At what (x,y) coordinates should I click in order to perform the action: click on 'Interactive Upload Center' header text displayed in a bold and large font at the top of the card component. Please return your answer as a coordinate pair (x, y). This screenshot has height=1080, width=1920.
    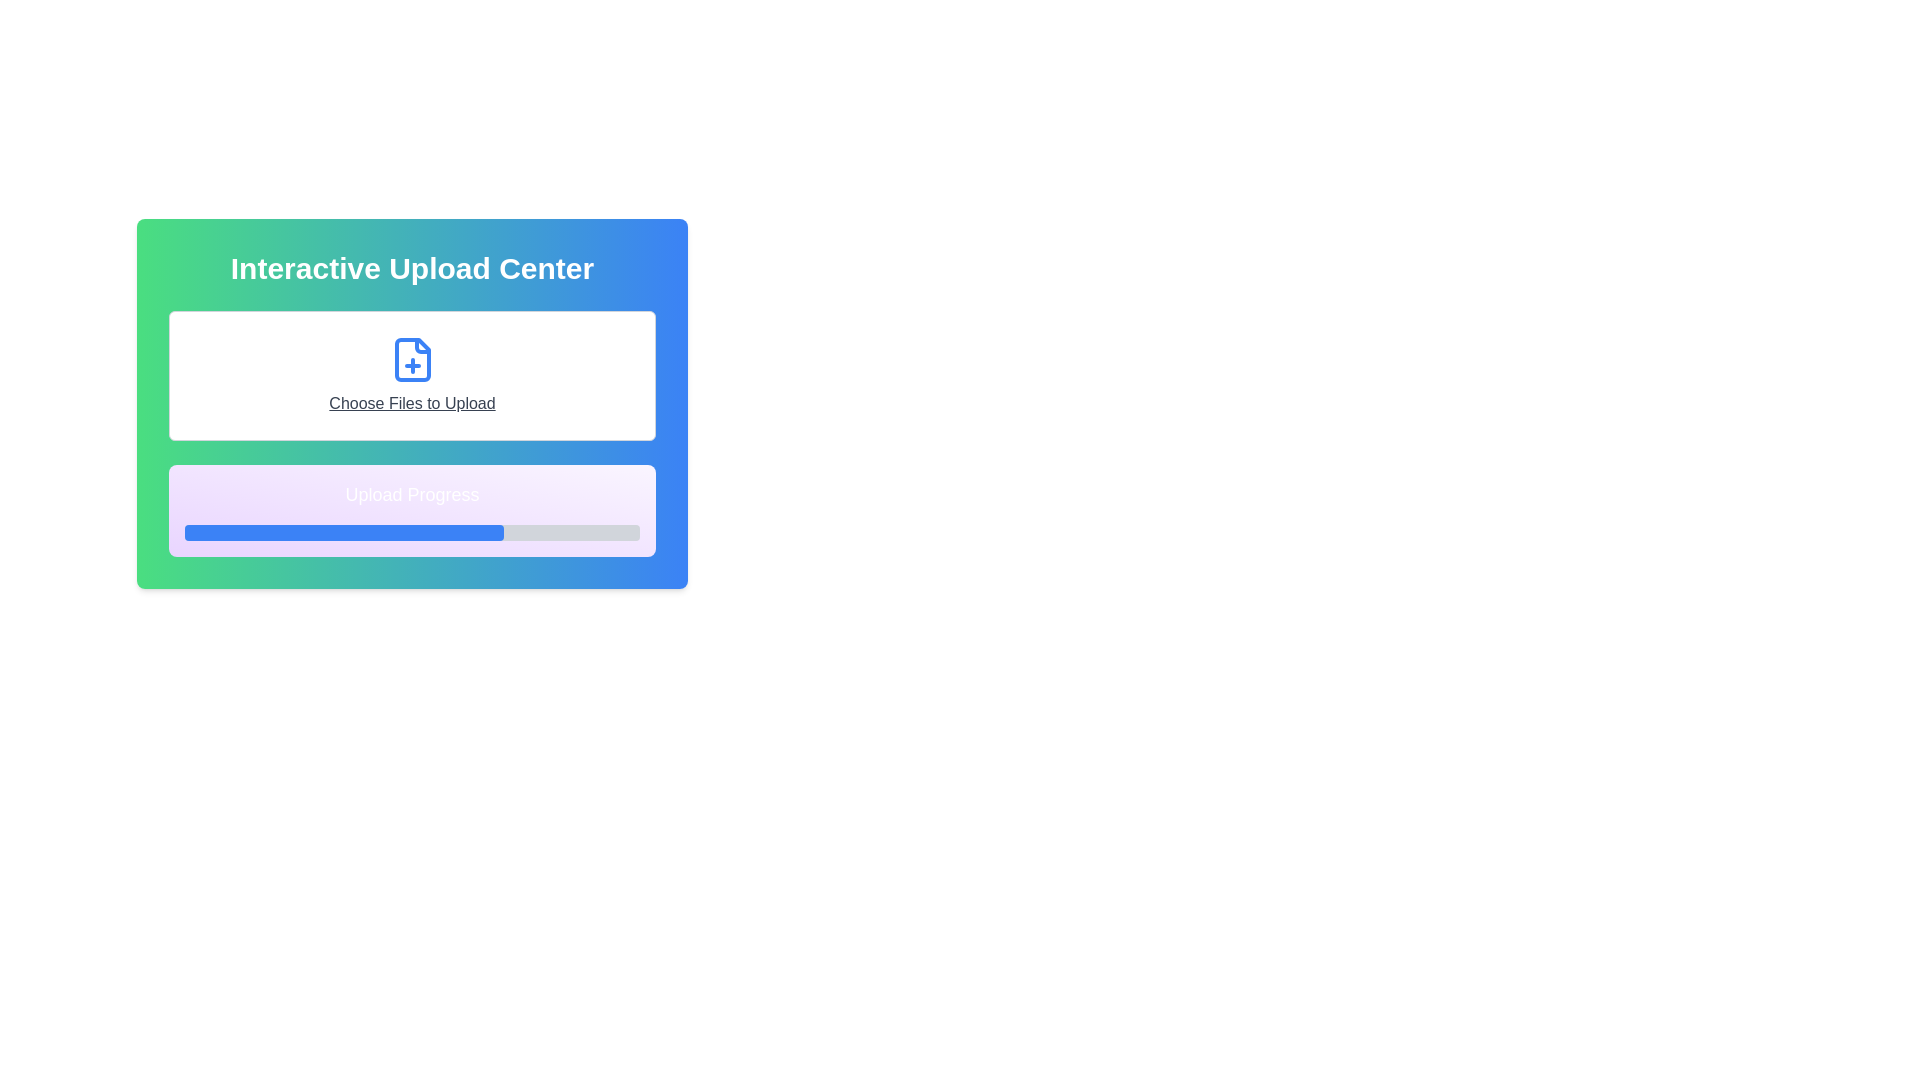
    Looking at the image, I should click on (411, 268).